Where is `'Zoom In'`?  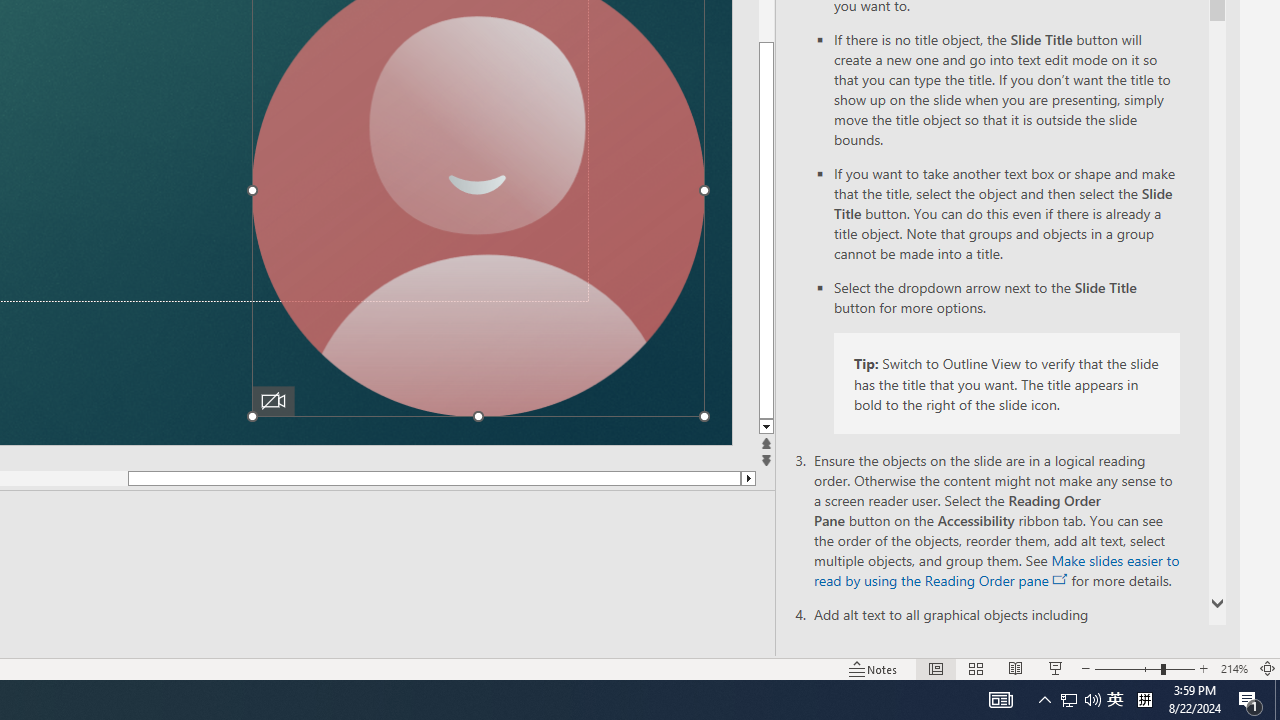 'Zoom In' is located at coordinates (1203, 669).